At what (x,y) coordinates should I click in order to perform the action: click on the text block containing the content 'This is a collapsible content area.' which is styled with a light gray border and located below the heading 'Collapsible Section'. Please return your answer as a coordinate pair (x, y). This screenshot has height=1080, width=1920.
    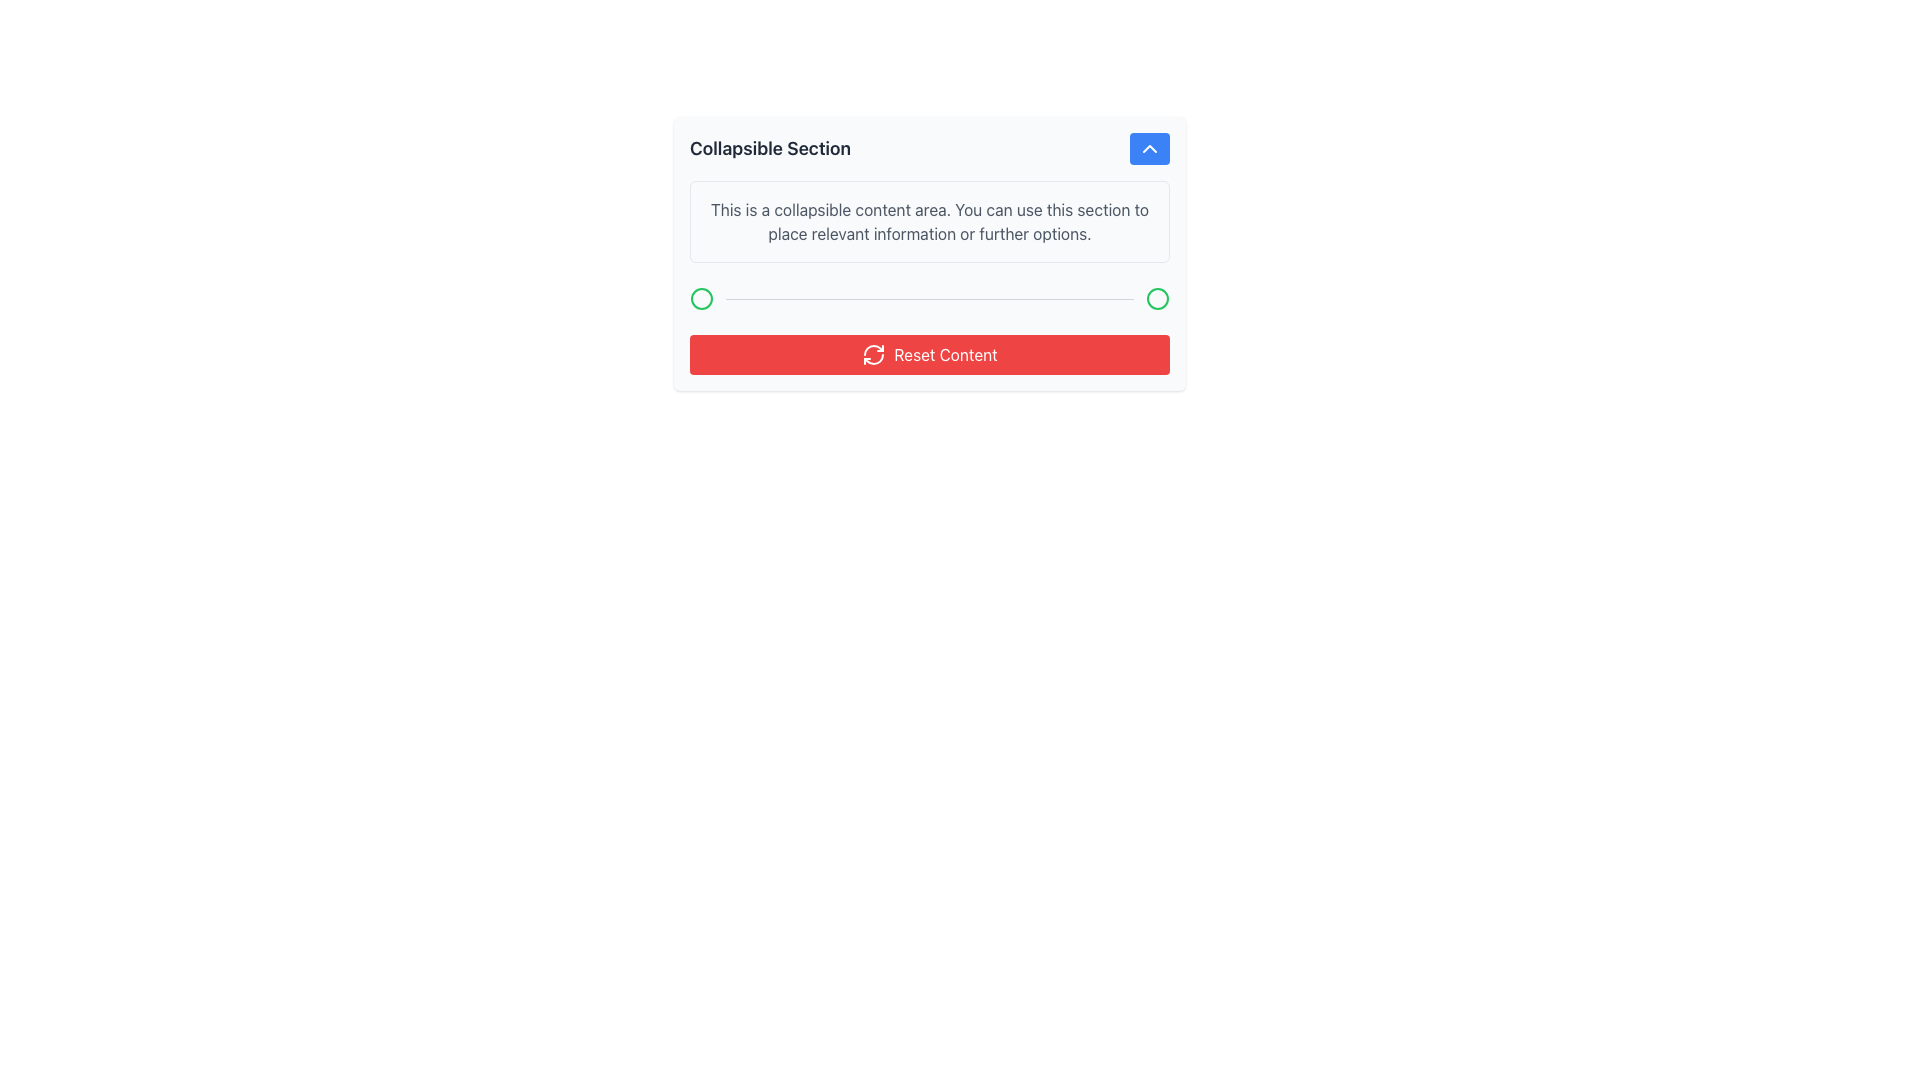
    Looking at the image, I should click on (929, 222).